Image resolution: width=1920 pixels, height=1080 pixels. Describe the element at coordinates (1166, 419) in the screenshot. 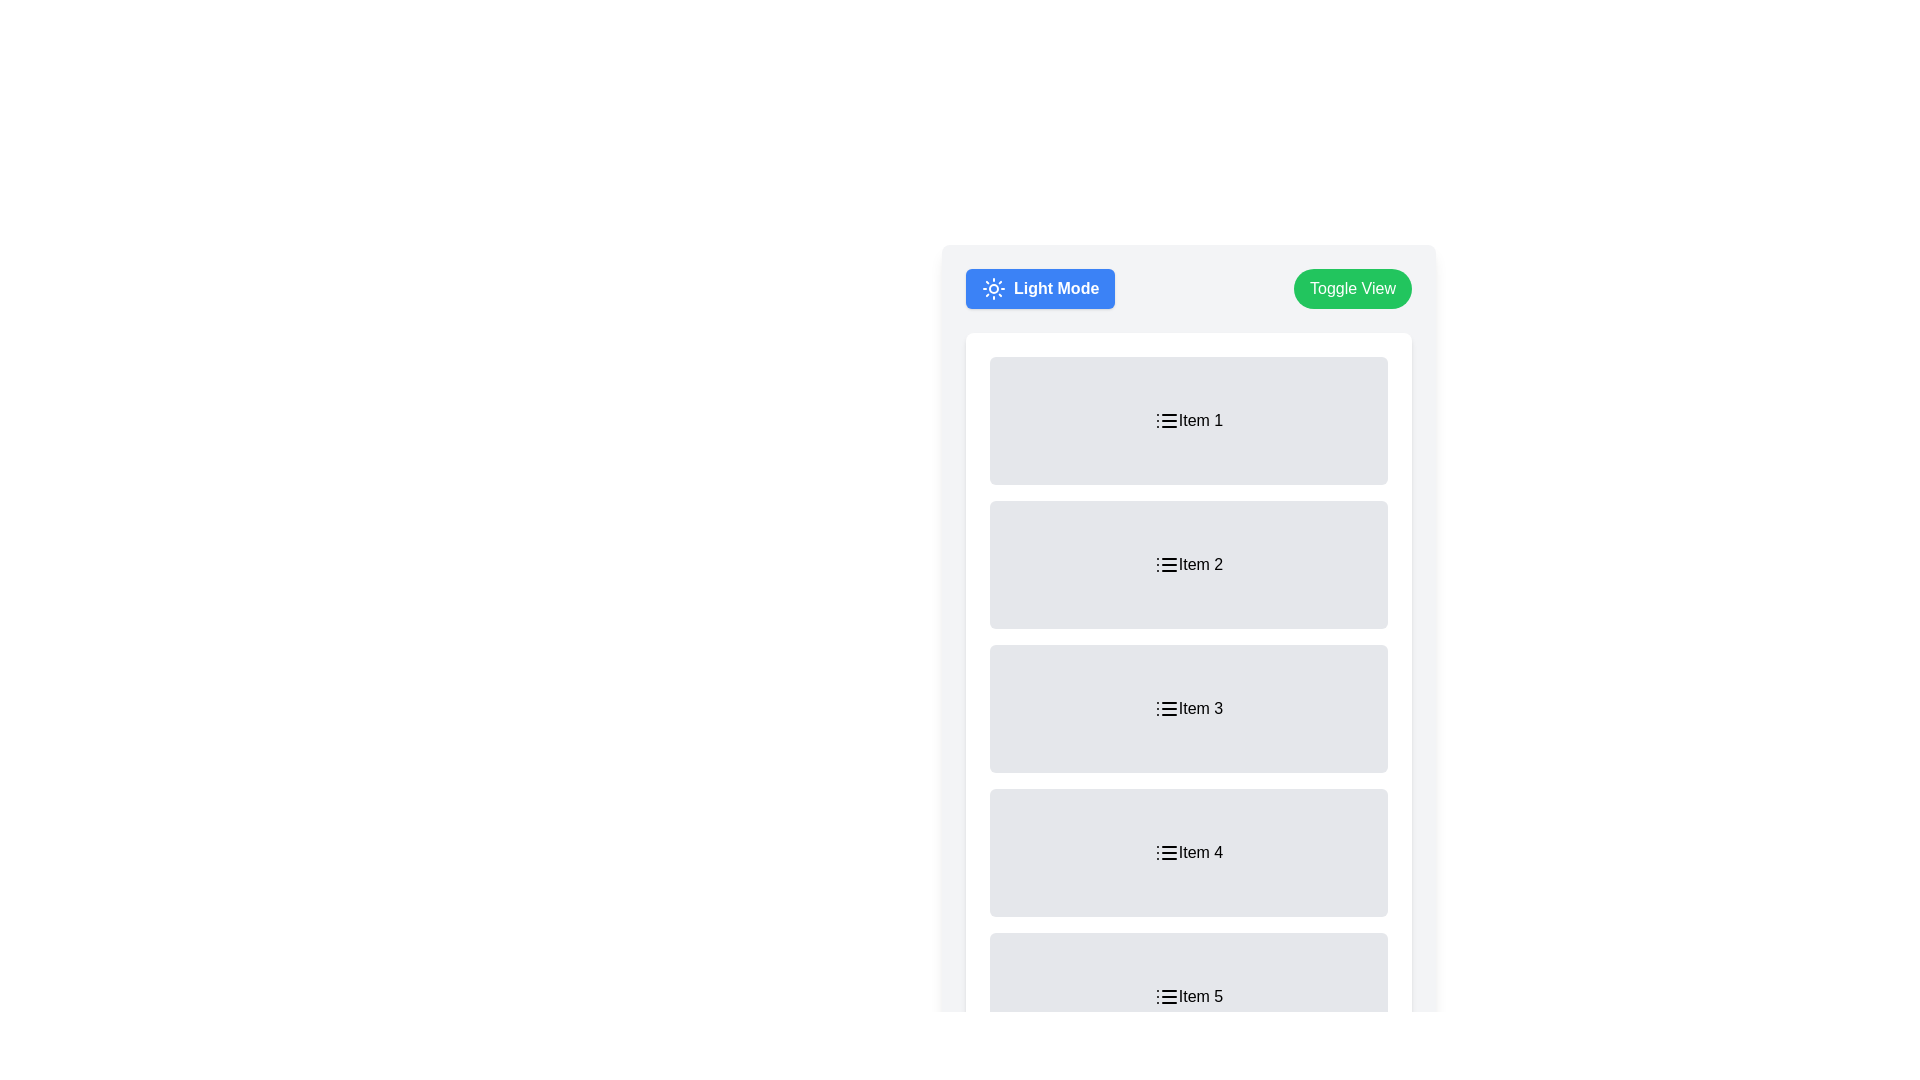

I see `the list icon consisting of three horizontal black lines within a small square area` at that location.